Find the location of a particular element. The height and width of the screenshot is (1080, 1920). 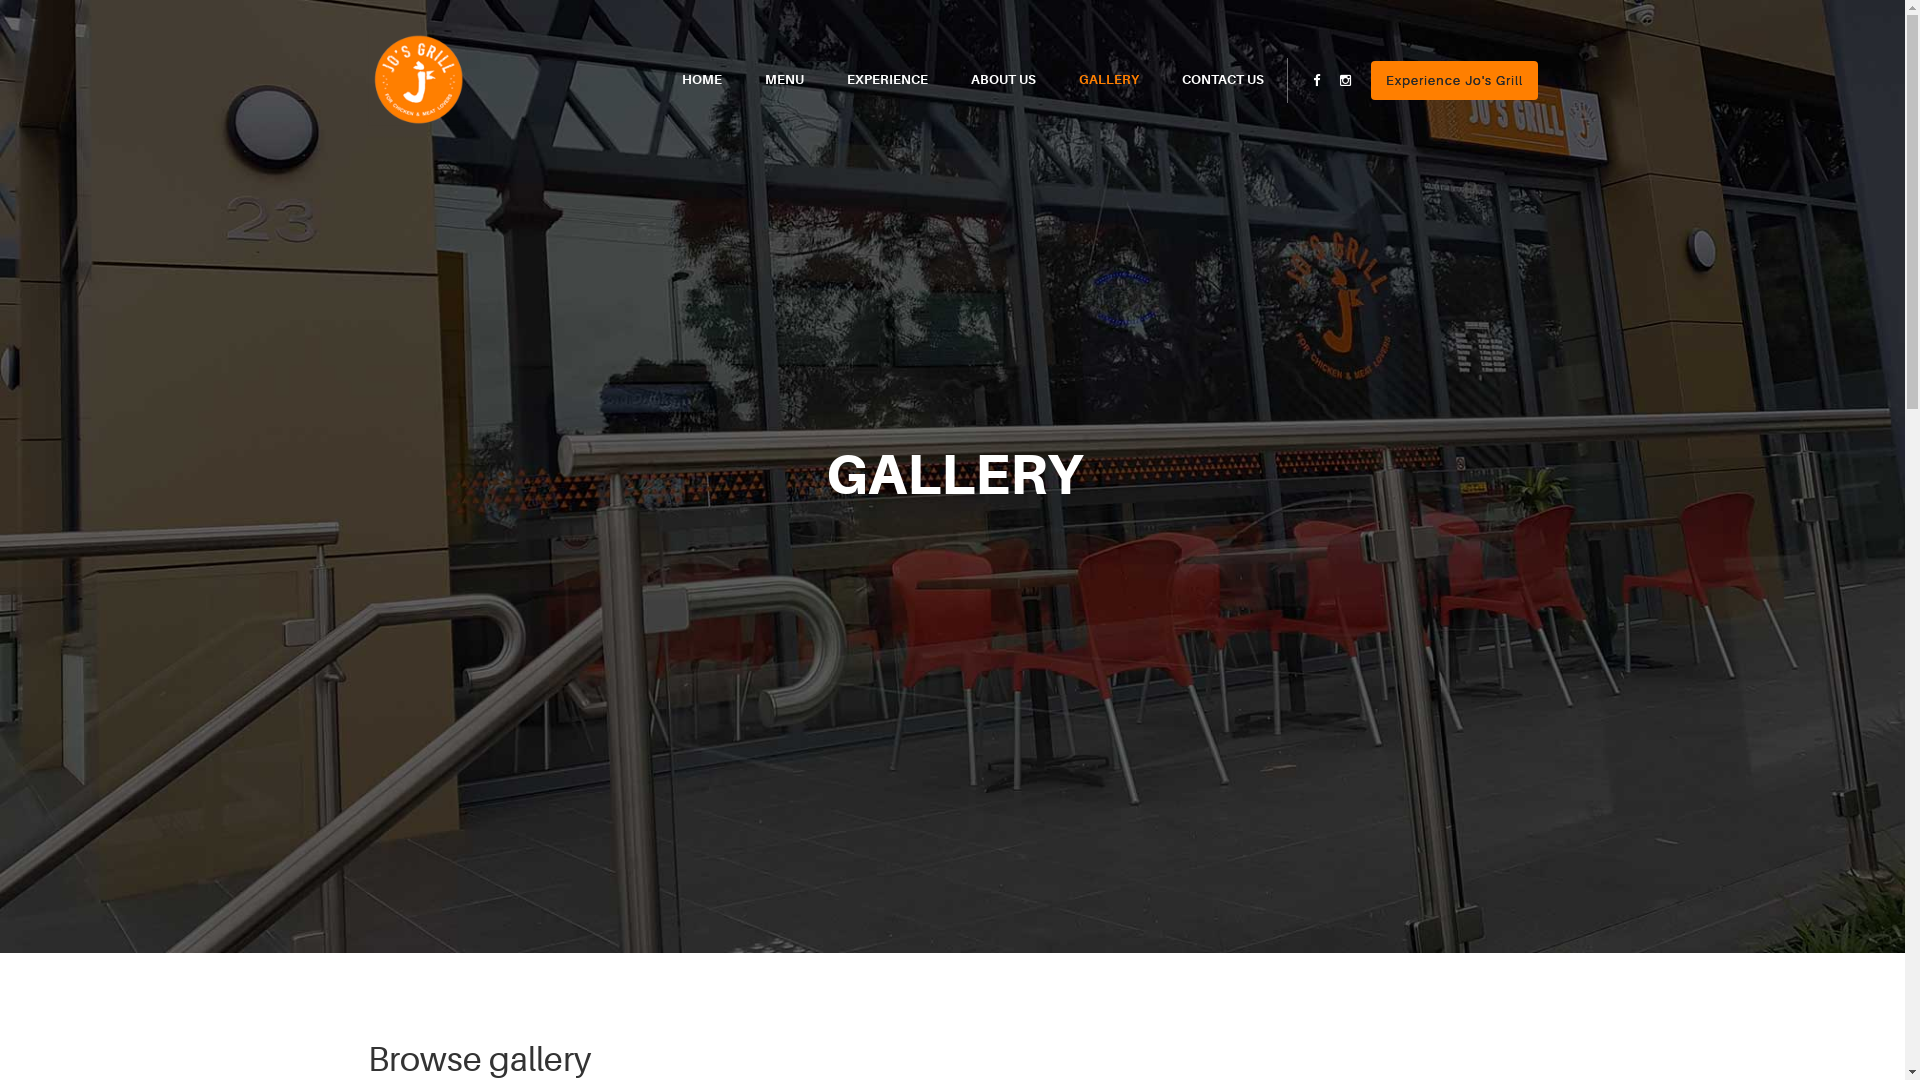

'ABOUT US' is located at coordinates (1002, 79).